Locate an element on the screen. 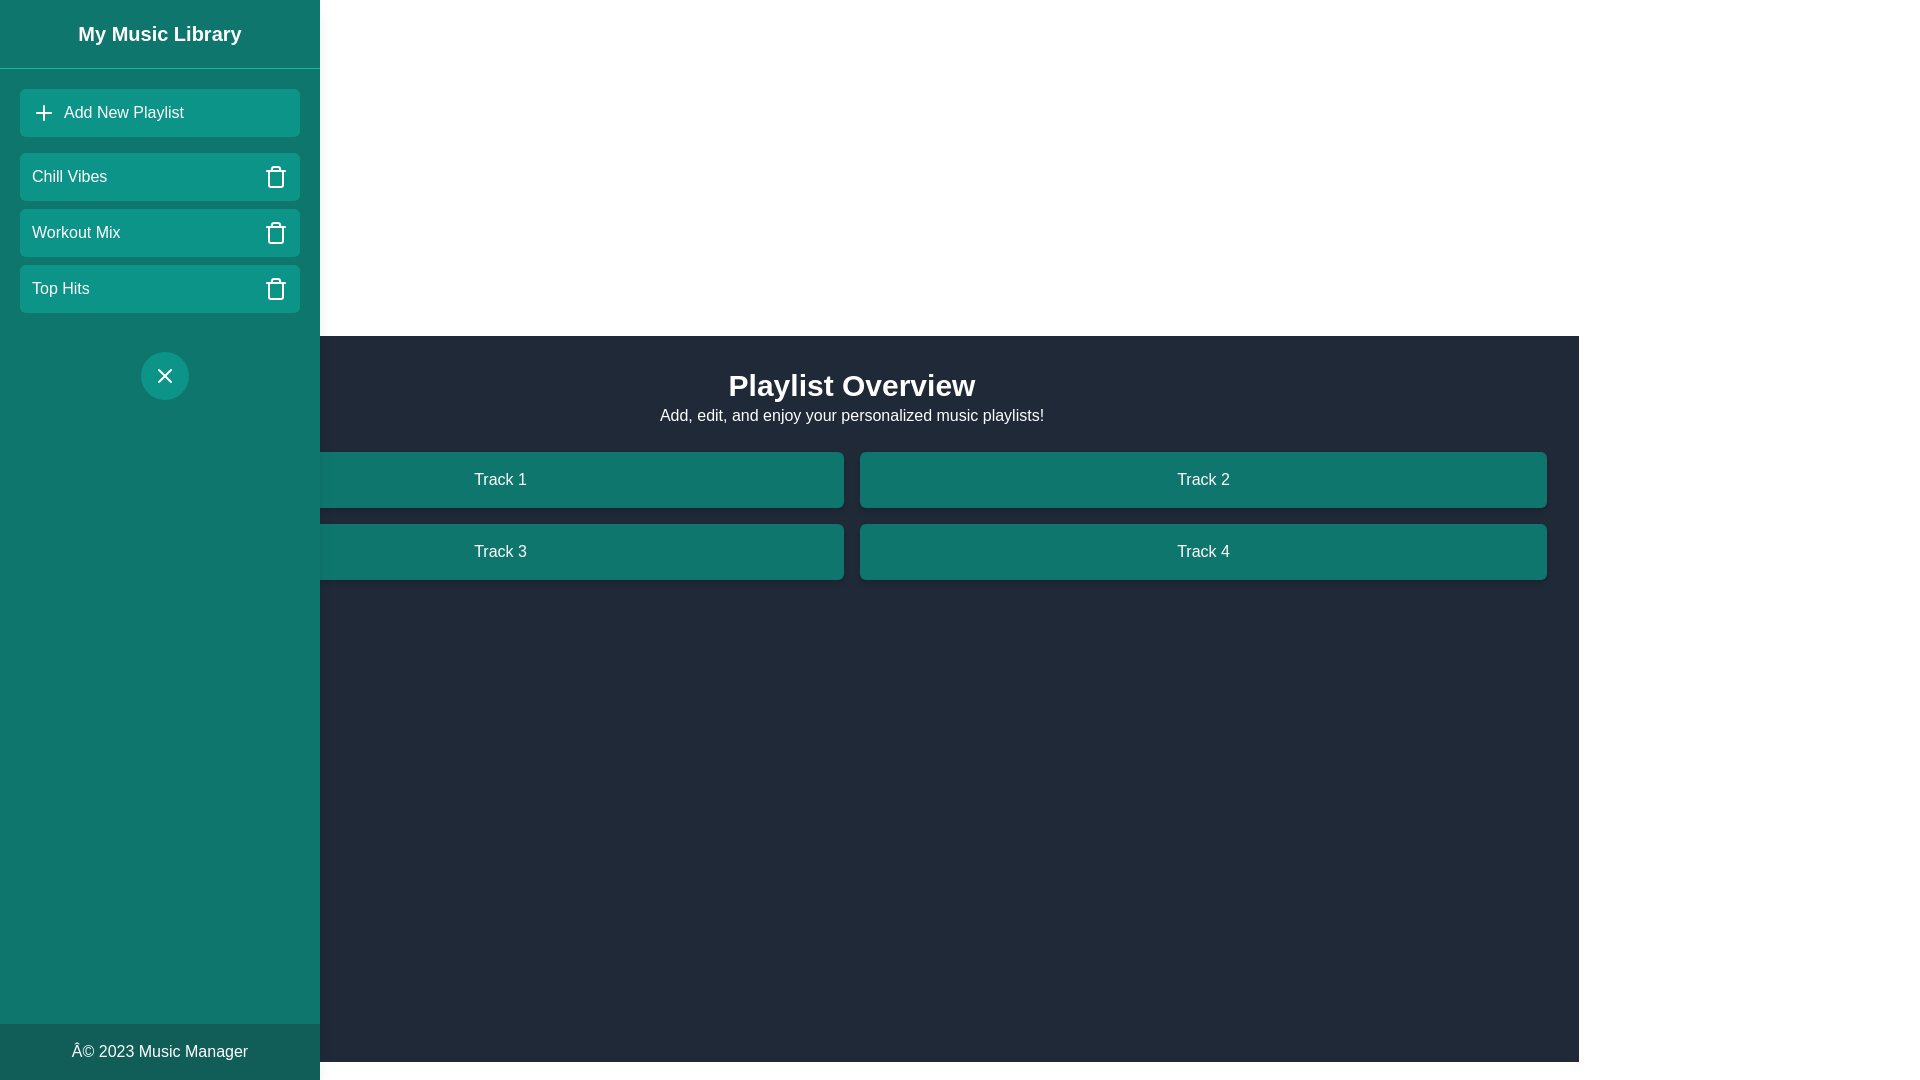  the 'plus' icon located to the left of the 'Add New Playlist' label in the sidebar to observe any visual effects is located at coordinates (43, 112).